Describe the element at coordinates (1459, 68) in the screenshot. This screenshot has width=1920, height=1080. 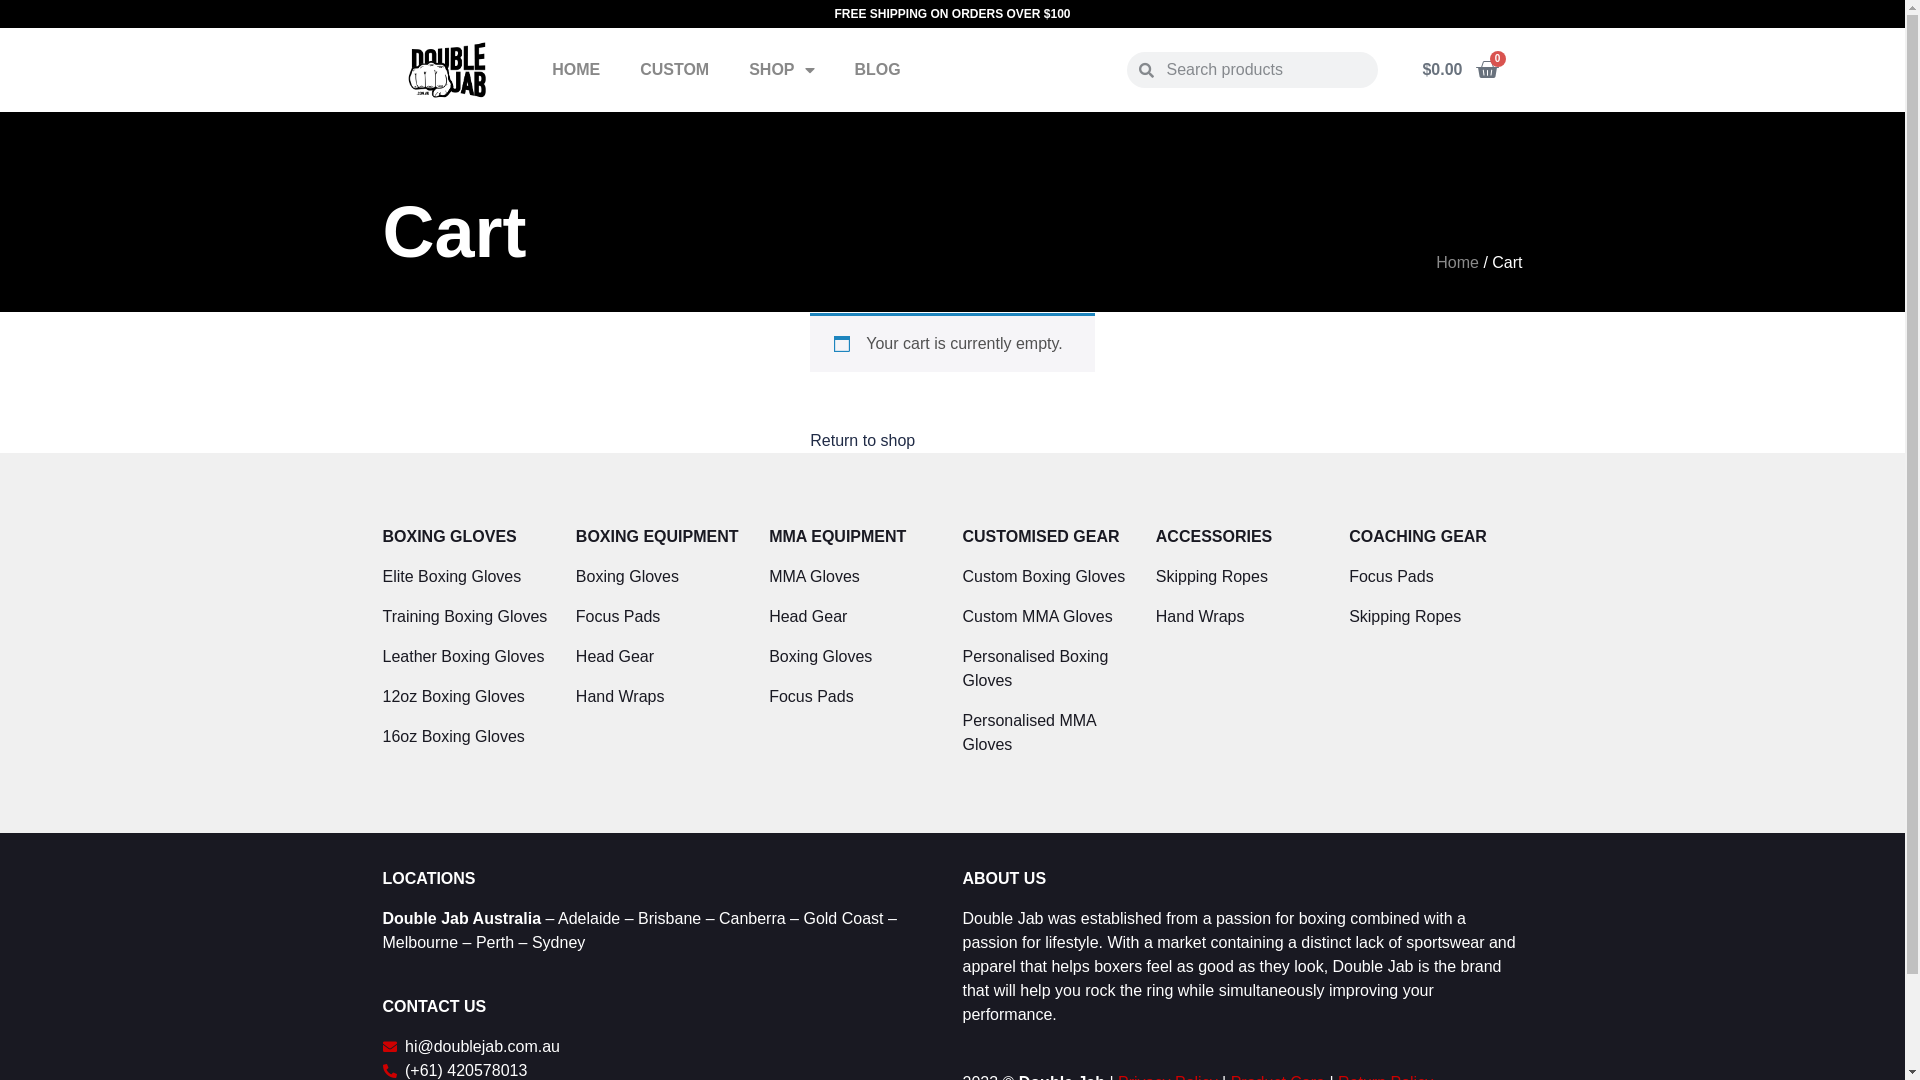
I see `'$0.00` at that location.